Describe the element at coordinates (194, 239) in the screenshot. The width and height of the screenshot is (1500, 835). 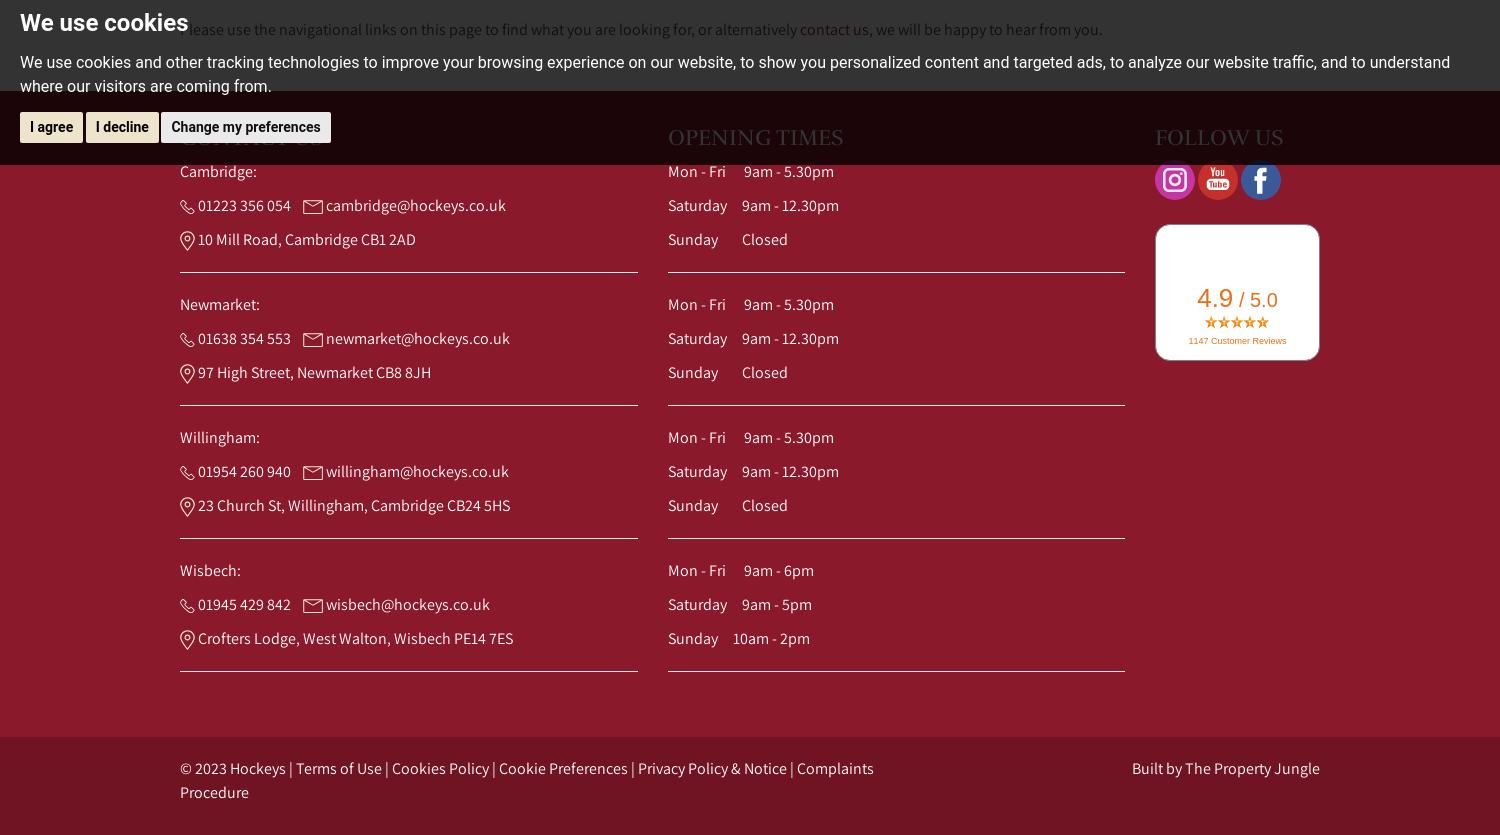
I see `'10 Mill Road, Cambridge CB1 2AD'` at that location.